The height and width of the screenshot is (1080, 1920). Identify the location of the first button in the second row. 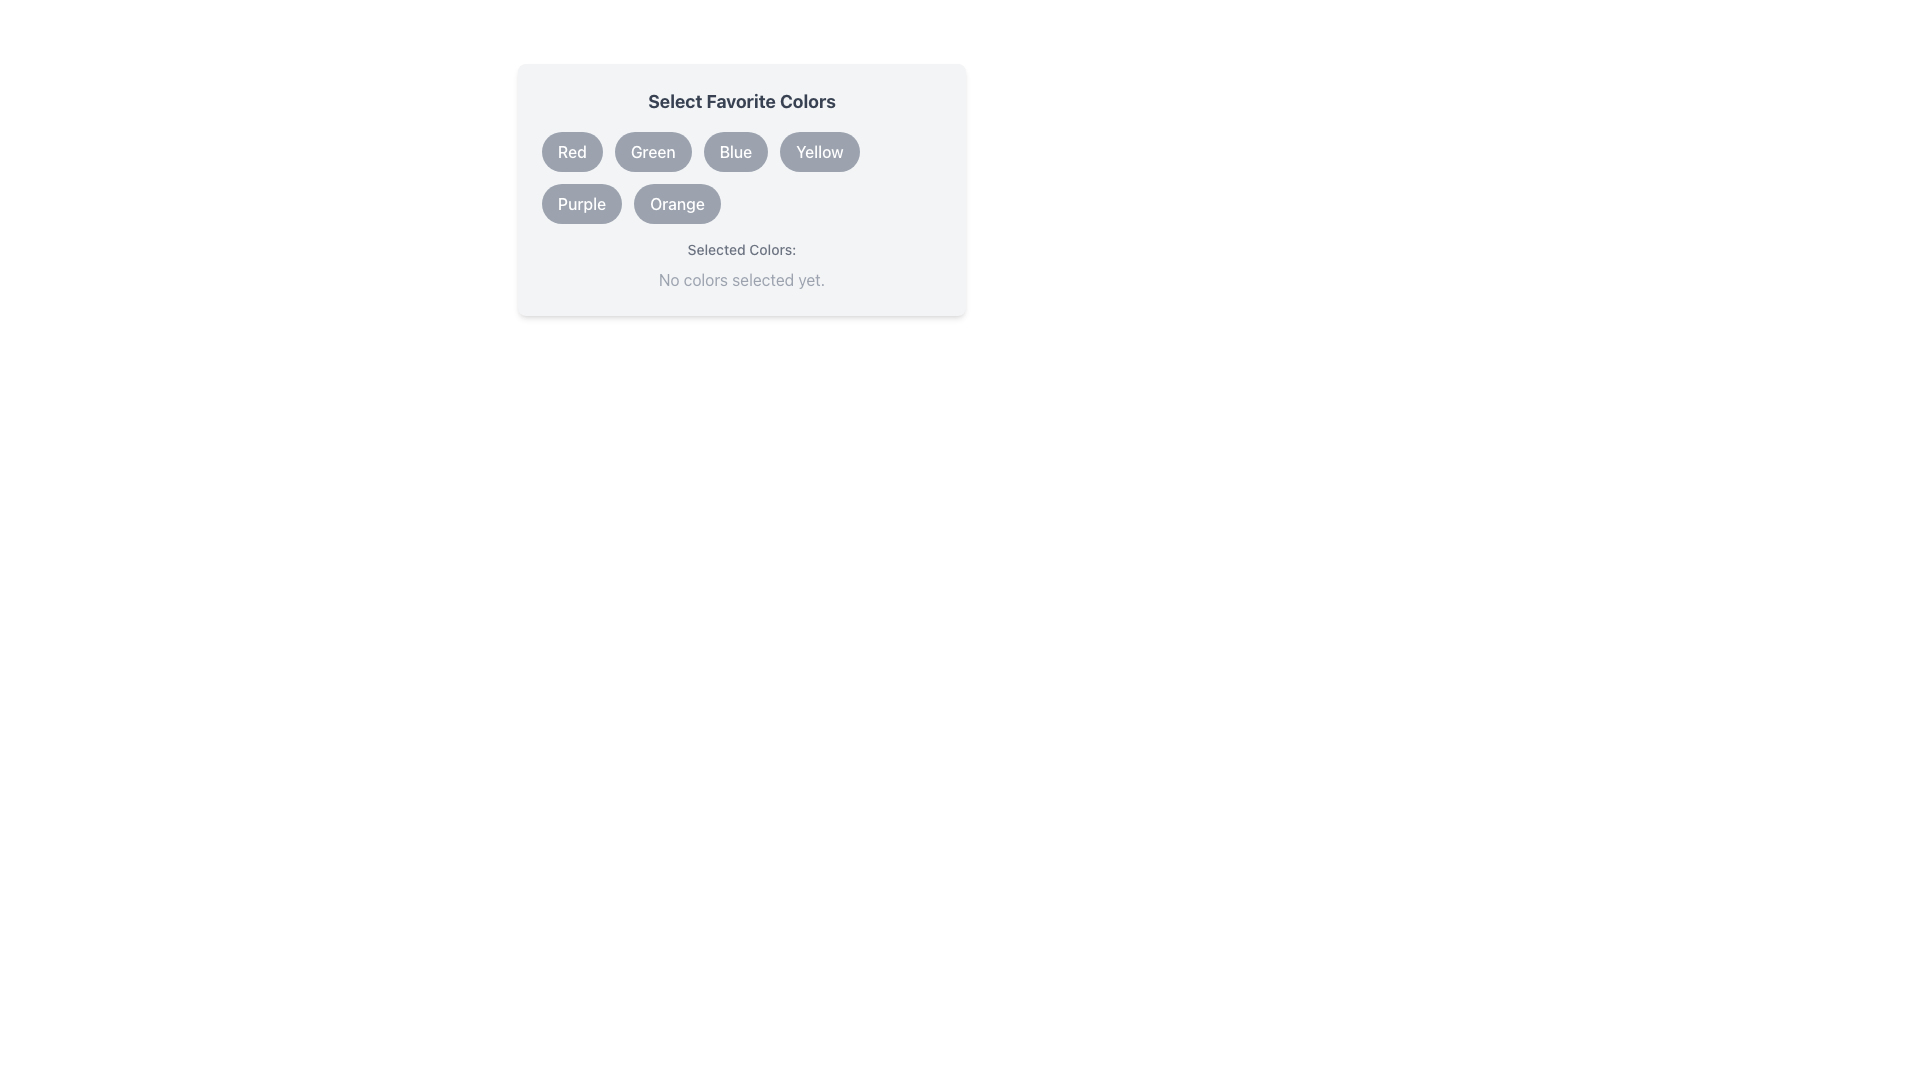
(581, 204).